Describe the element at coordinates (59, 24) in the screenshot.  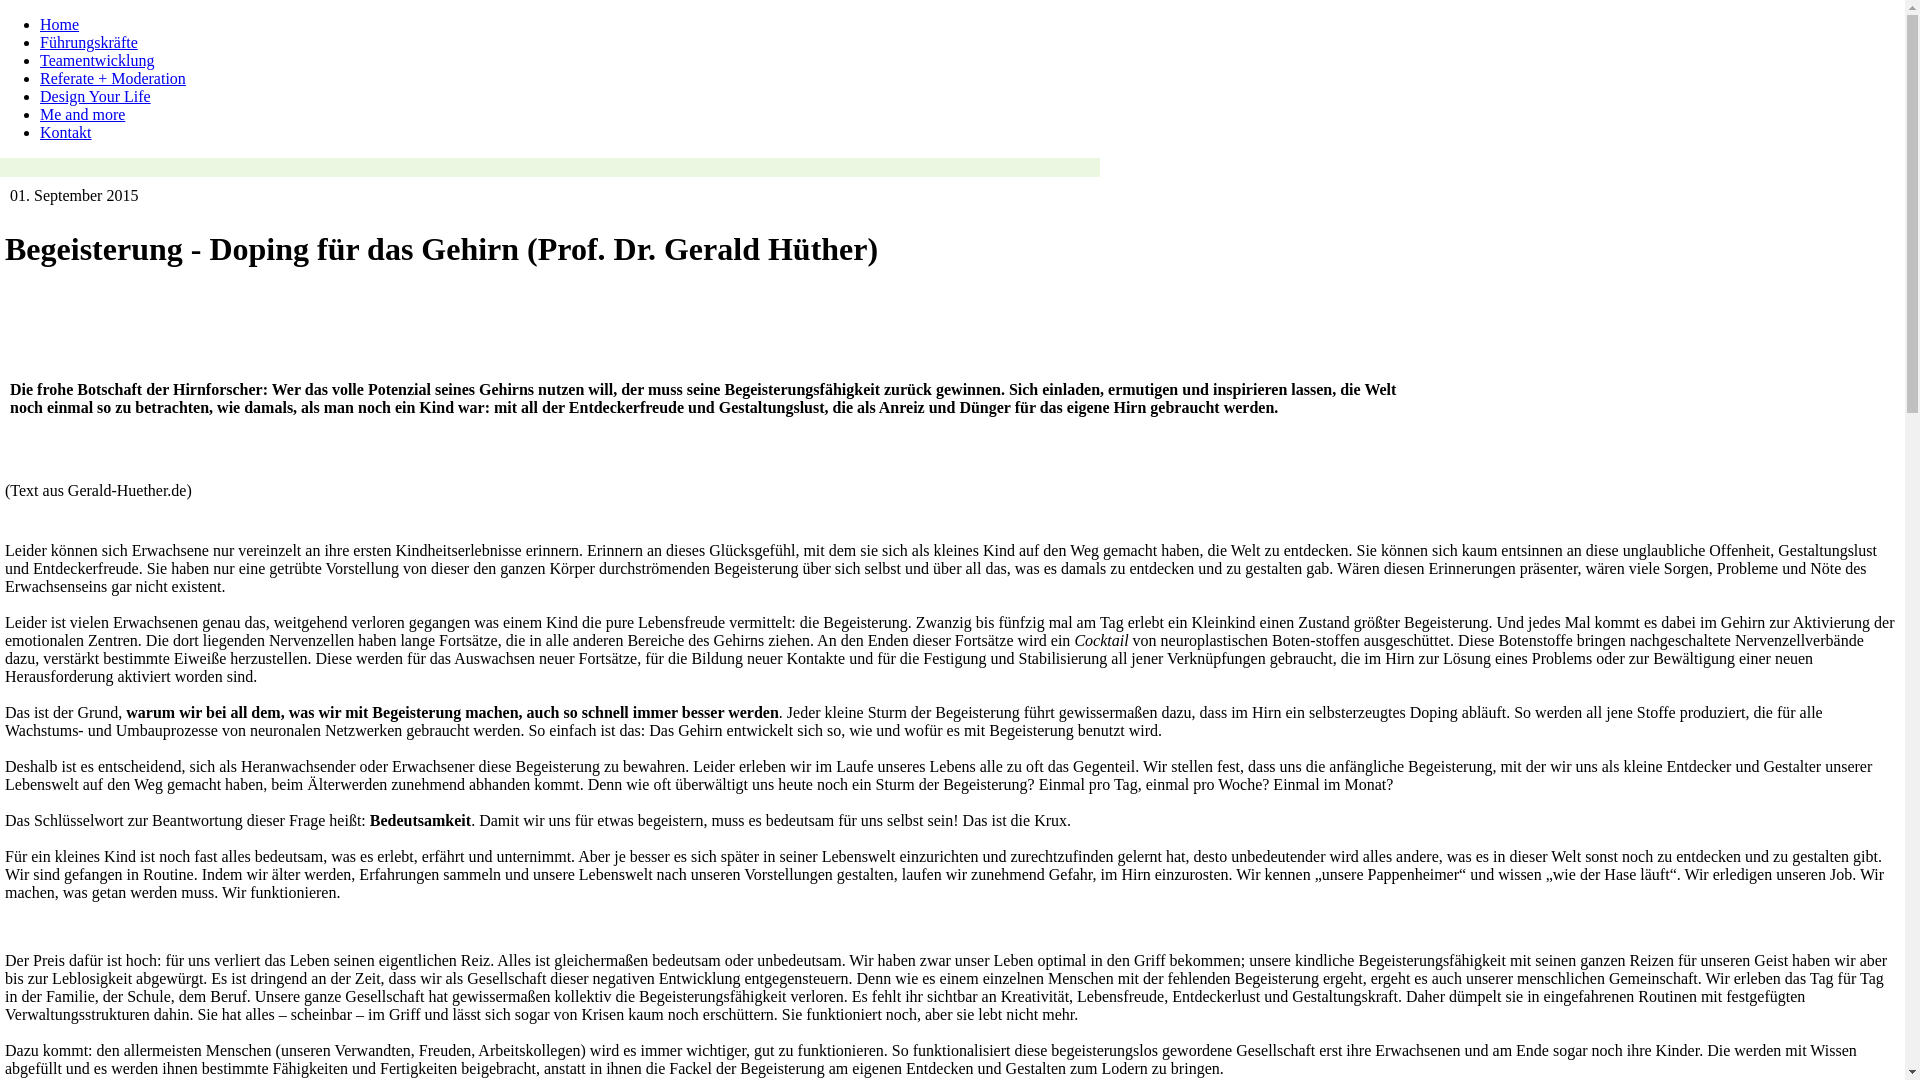
I see `'Home'` at that location.